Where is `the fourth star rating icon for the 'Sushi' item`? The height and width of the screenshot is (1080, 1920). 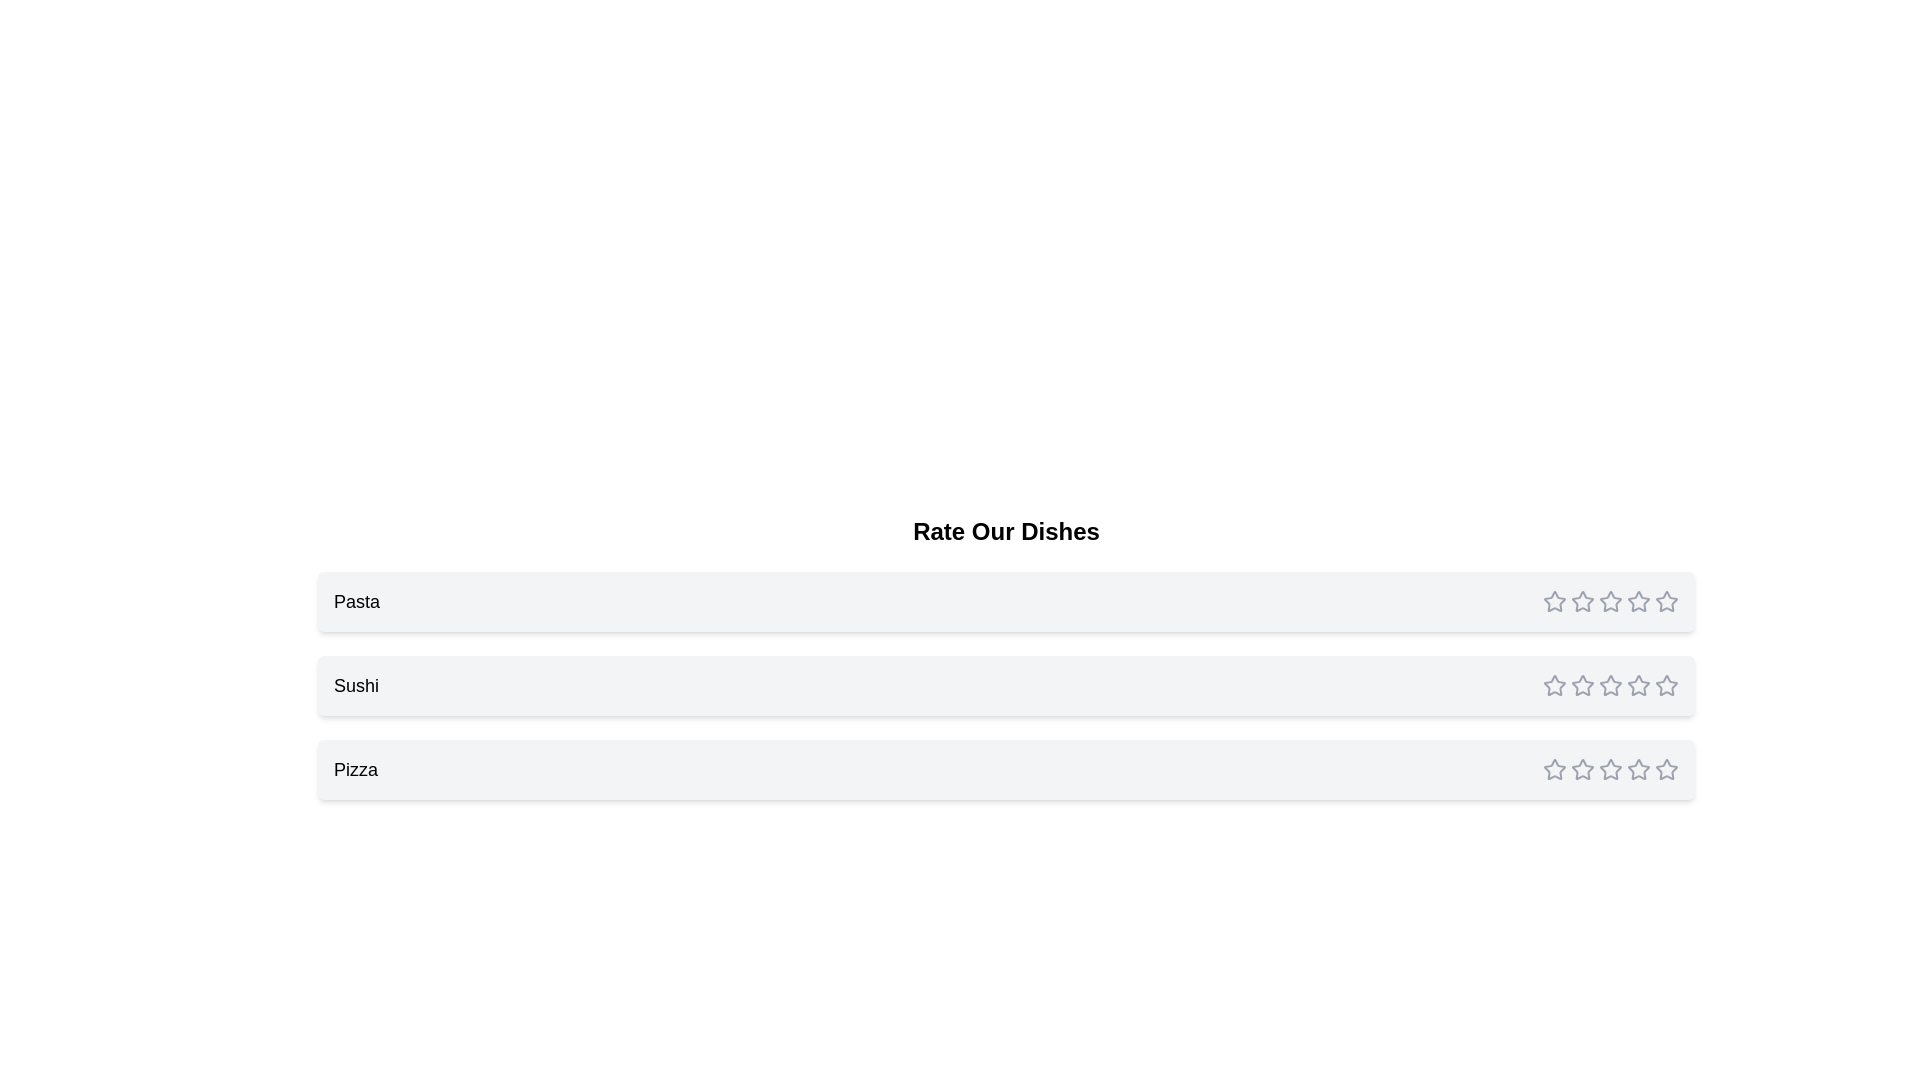 the fourth star rating icon for the 'Sushi' item is located at coordinates (1638, 684).